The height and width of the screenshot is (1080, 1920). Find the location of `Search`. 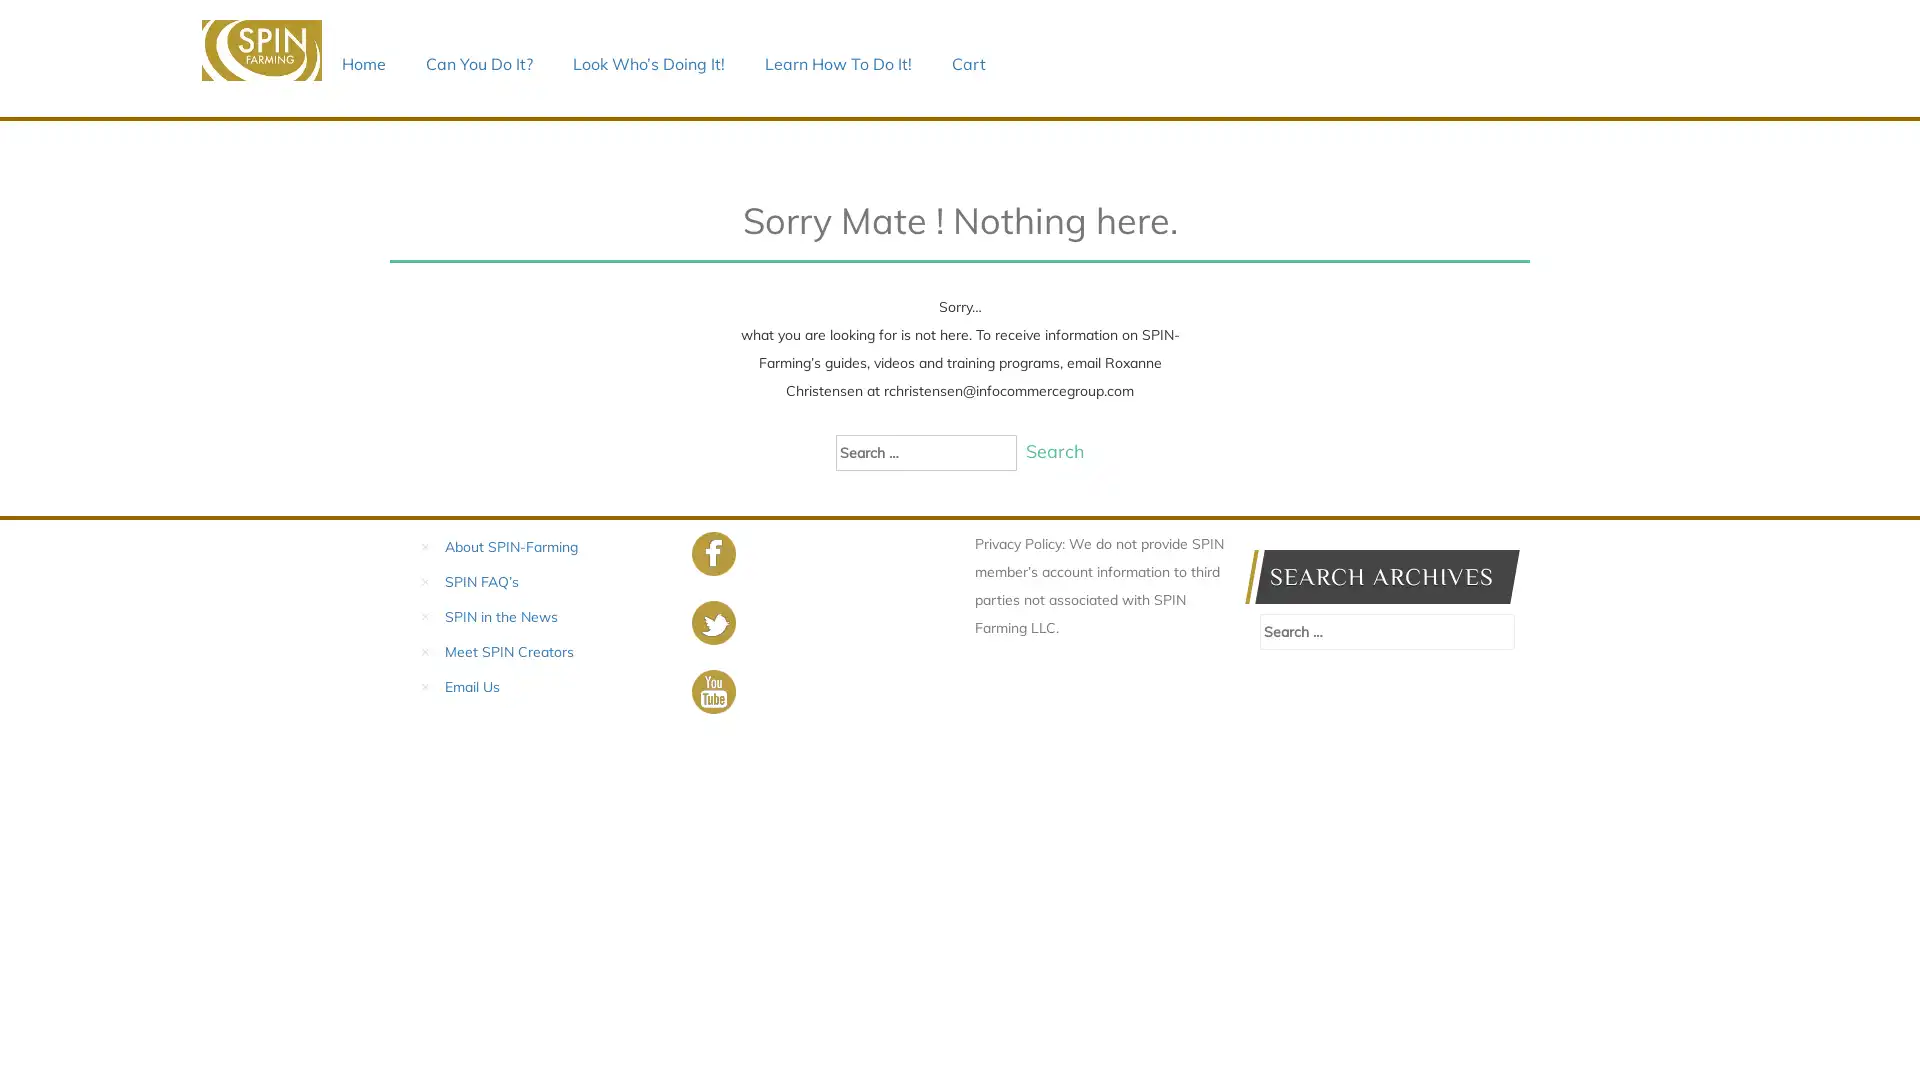

Search is located at coordinates (1053, 451).